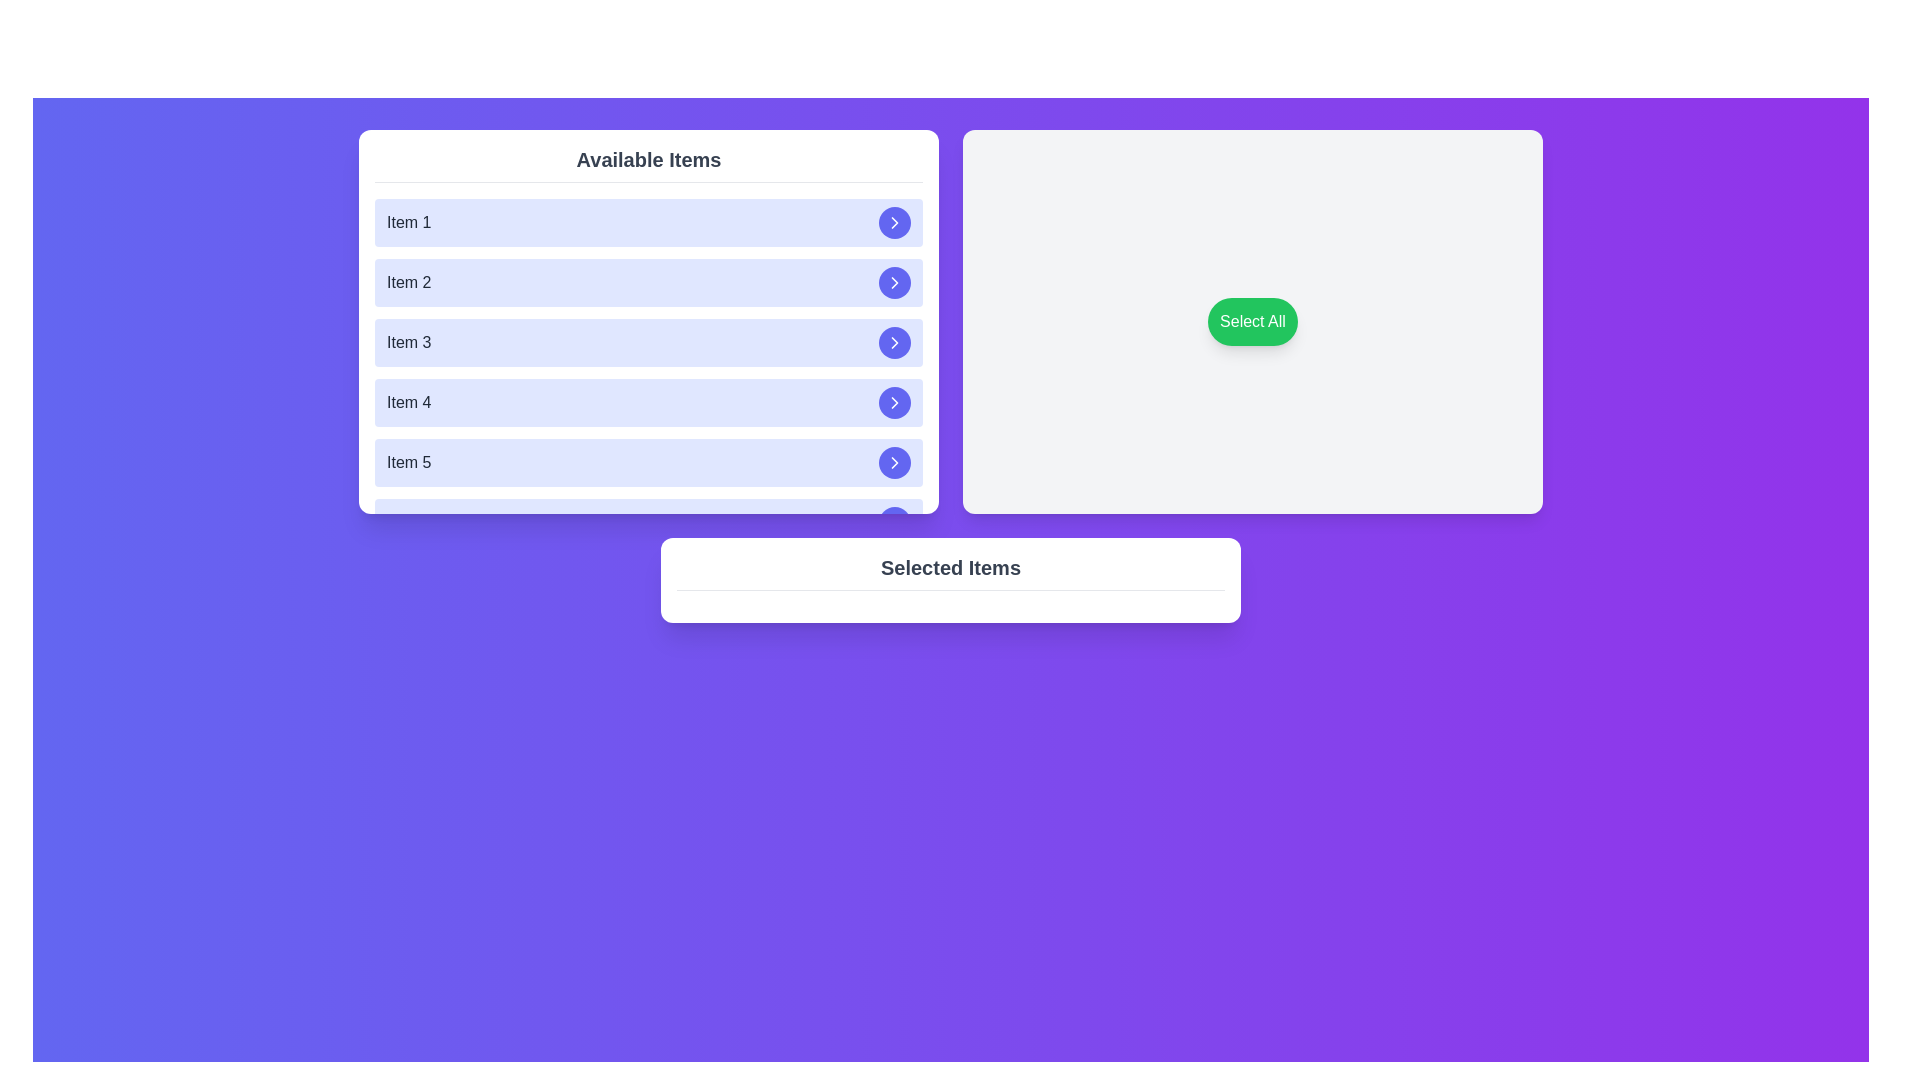 This screenshot has height=1080, width=1920. What do you see at coordinates (893, 342) in the screenshot?
I see `the button located on the rightmost section of the 'Item 3' rectangle` at bounding box center [893, 342].